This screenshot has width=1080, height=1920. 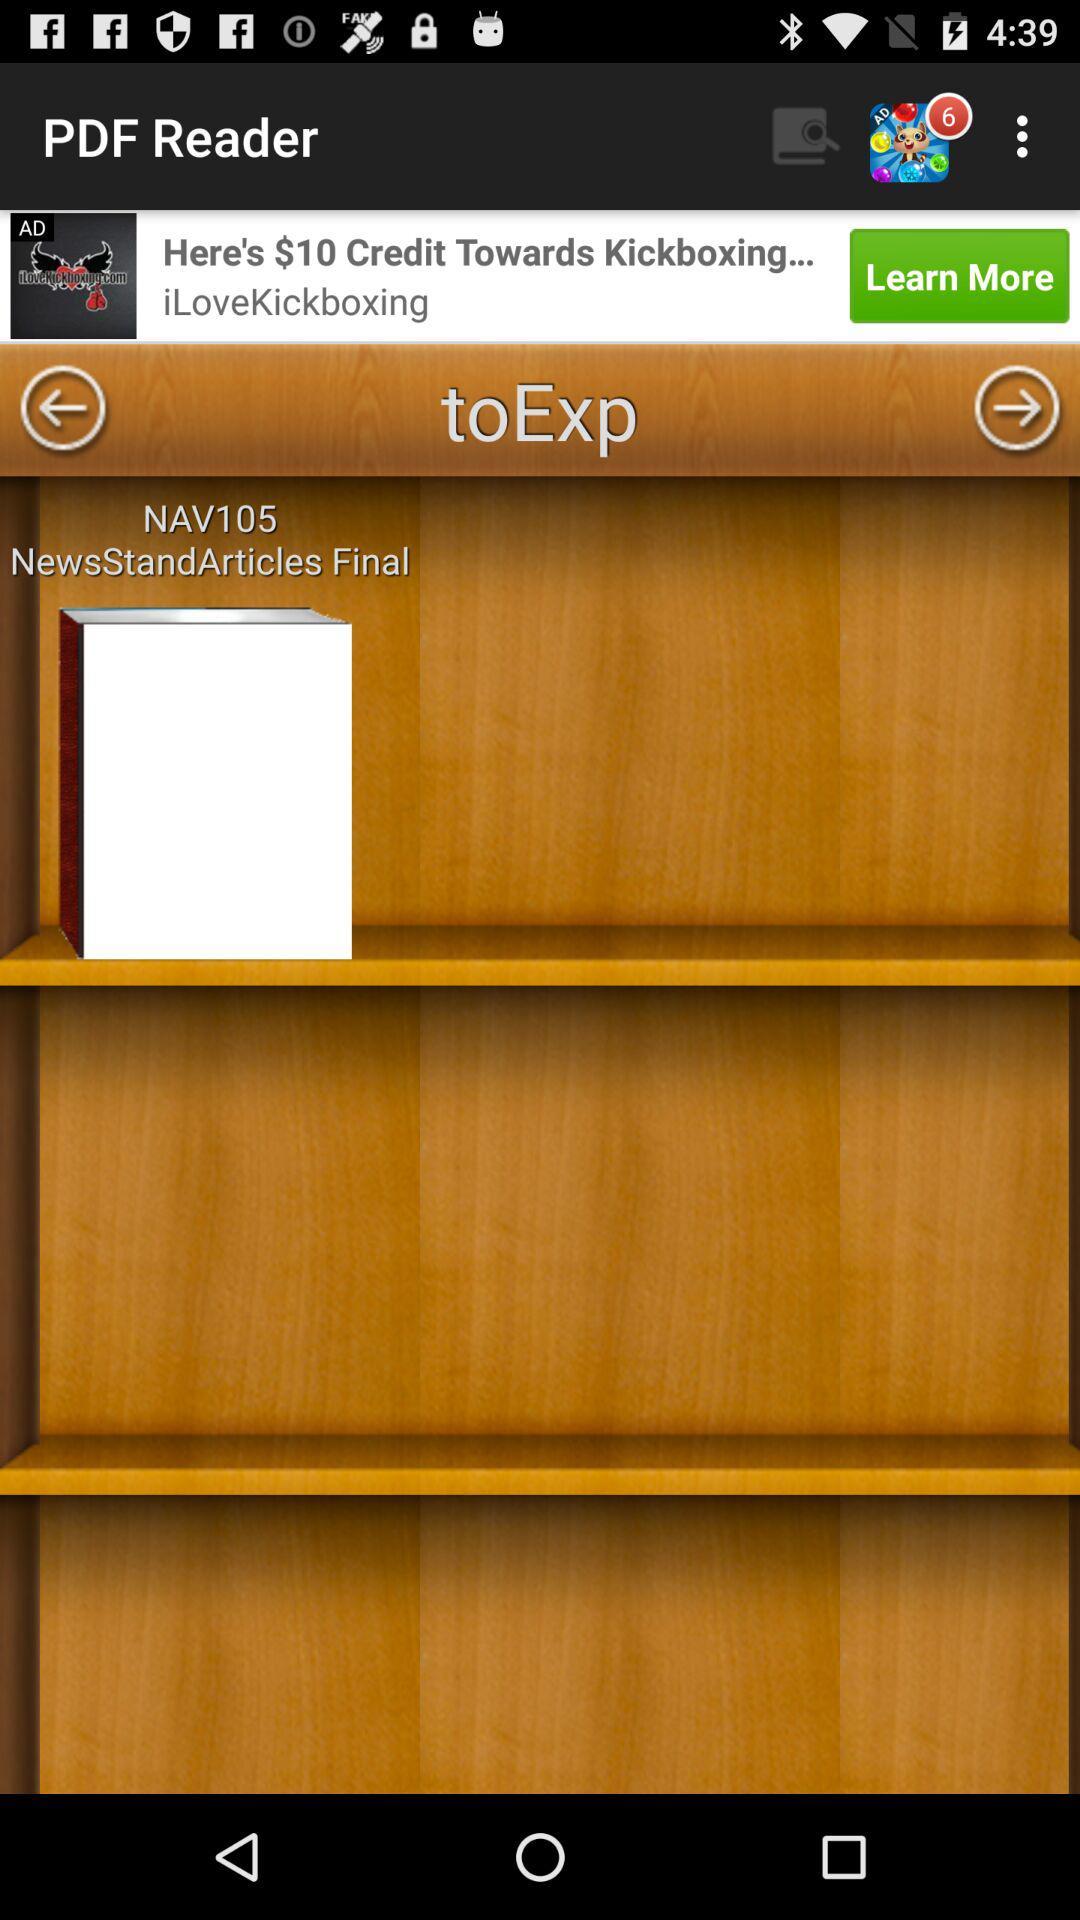 What do you see at coordinates (1017, 409) in the screenshot?
I see `next` at bounding box center [1017, 409].